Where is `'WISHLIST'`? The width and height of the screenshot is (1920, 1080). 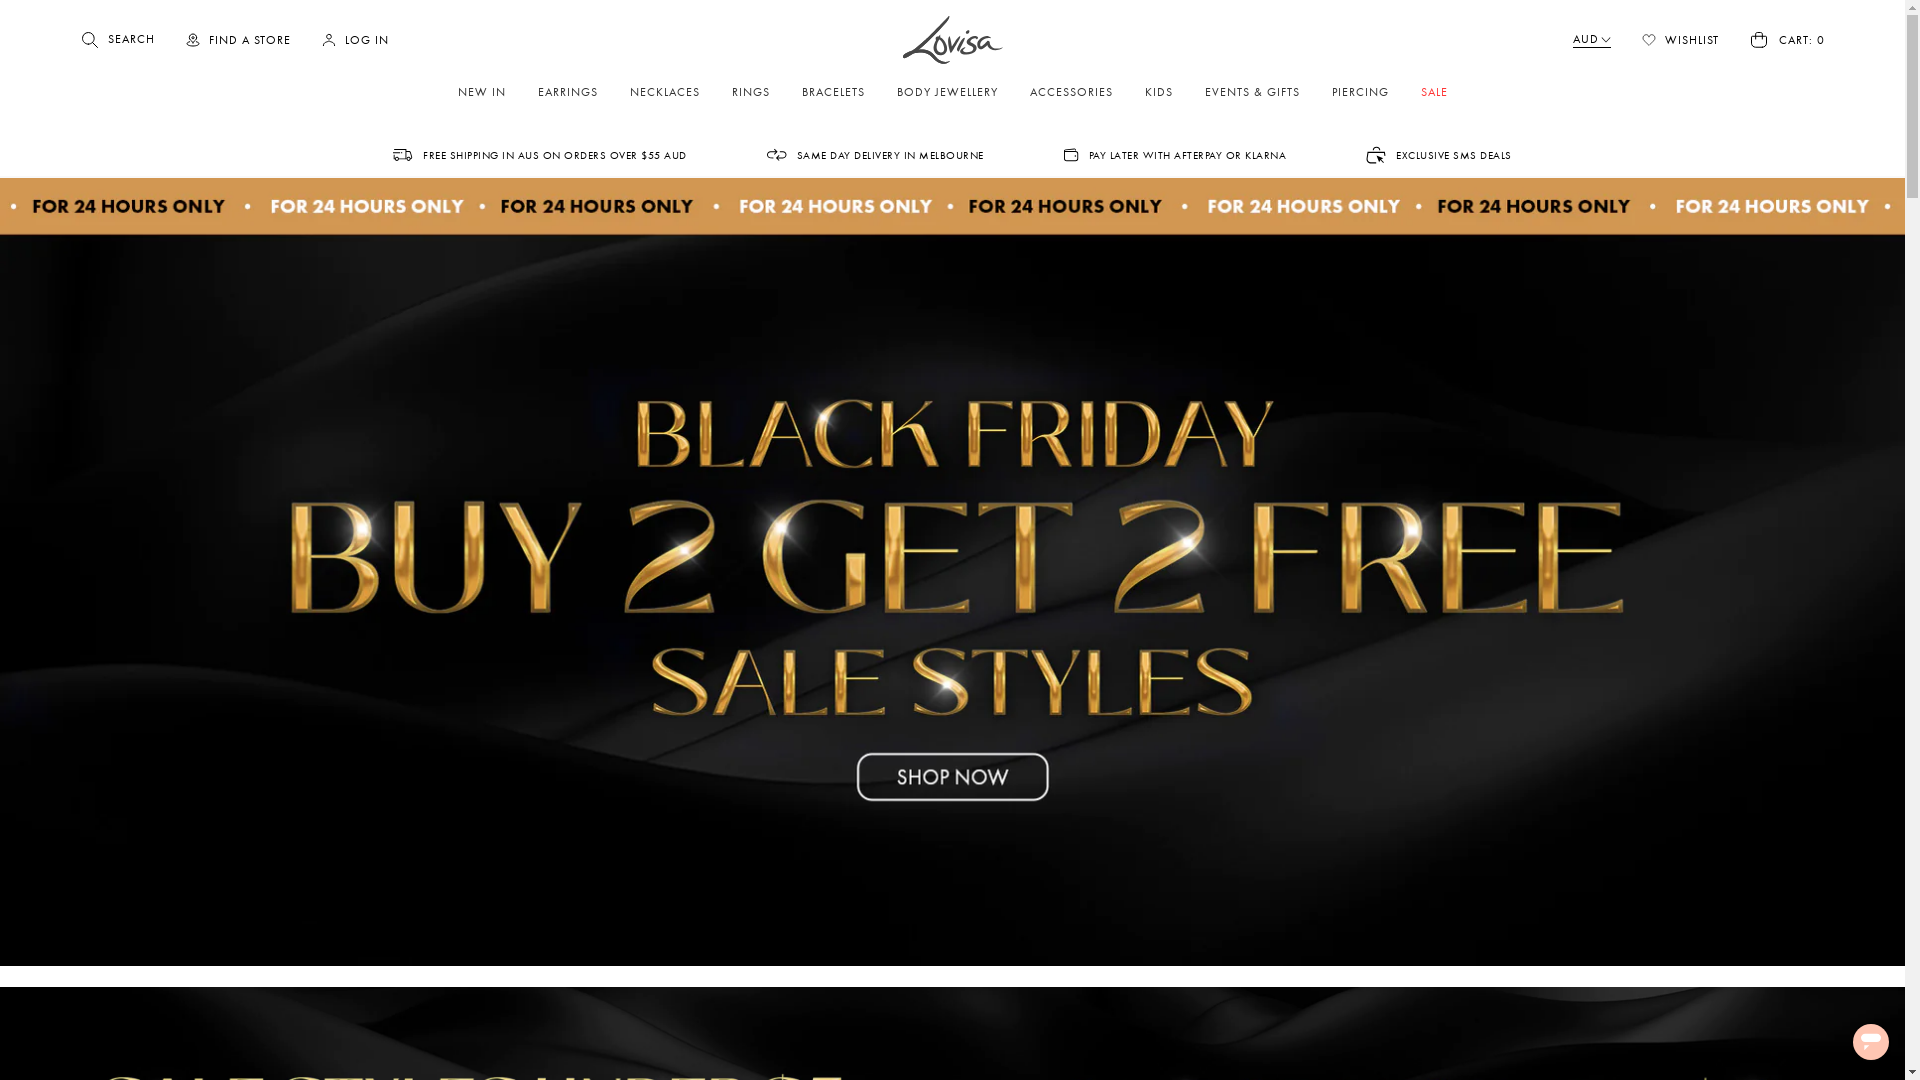 'WISHLIST' is located at coordinates (1680, 39).